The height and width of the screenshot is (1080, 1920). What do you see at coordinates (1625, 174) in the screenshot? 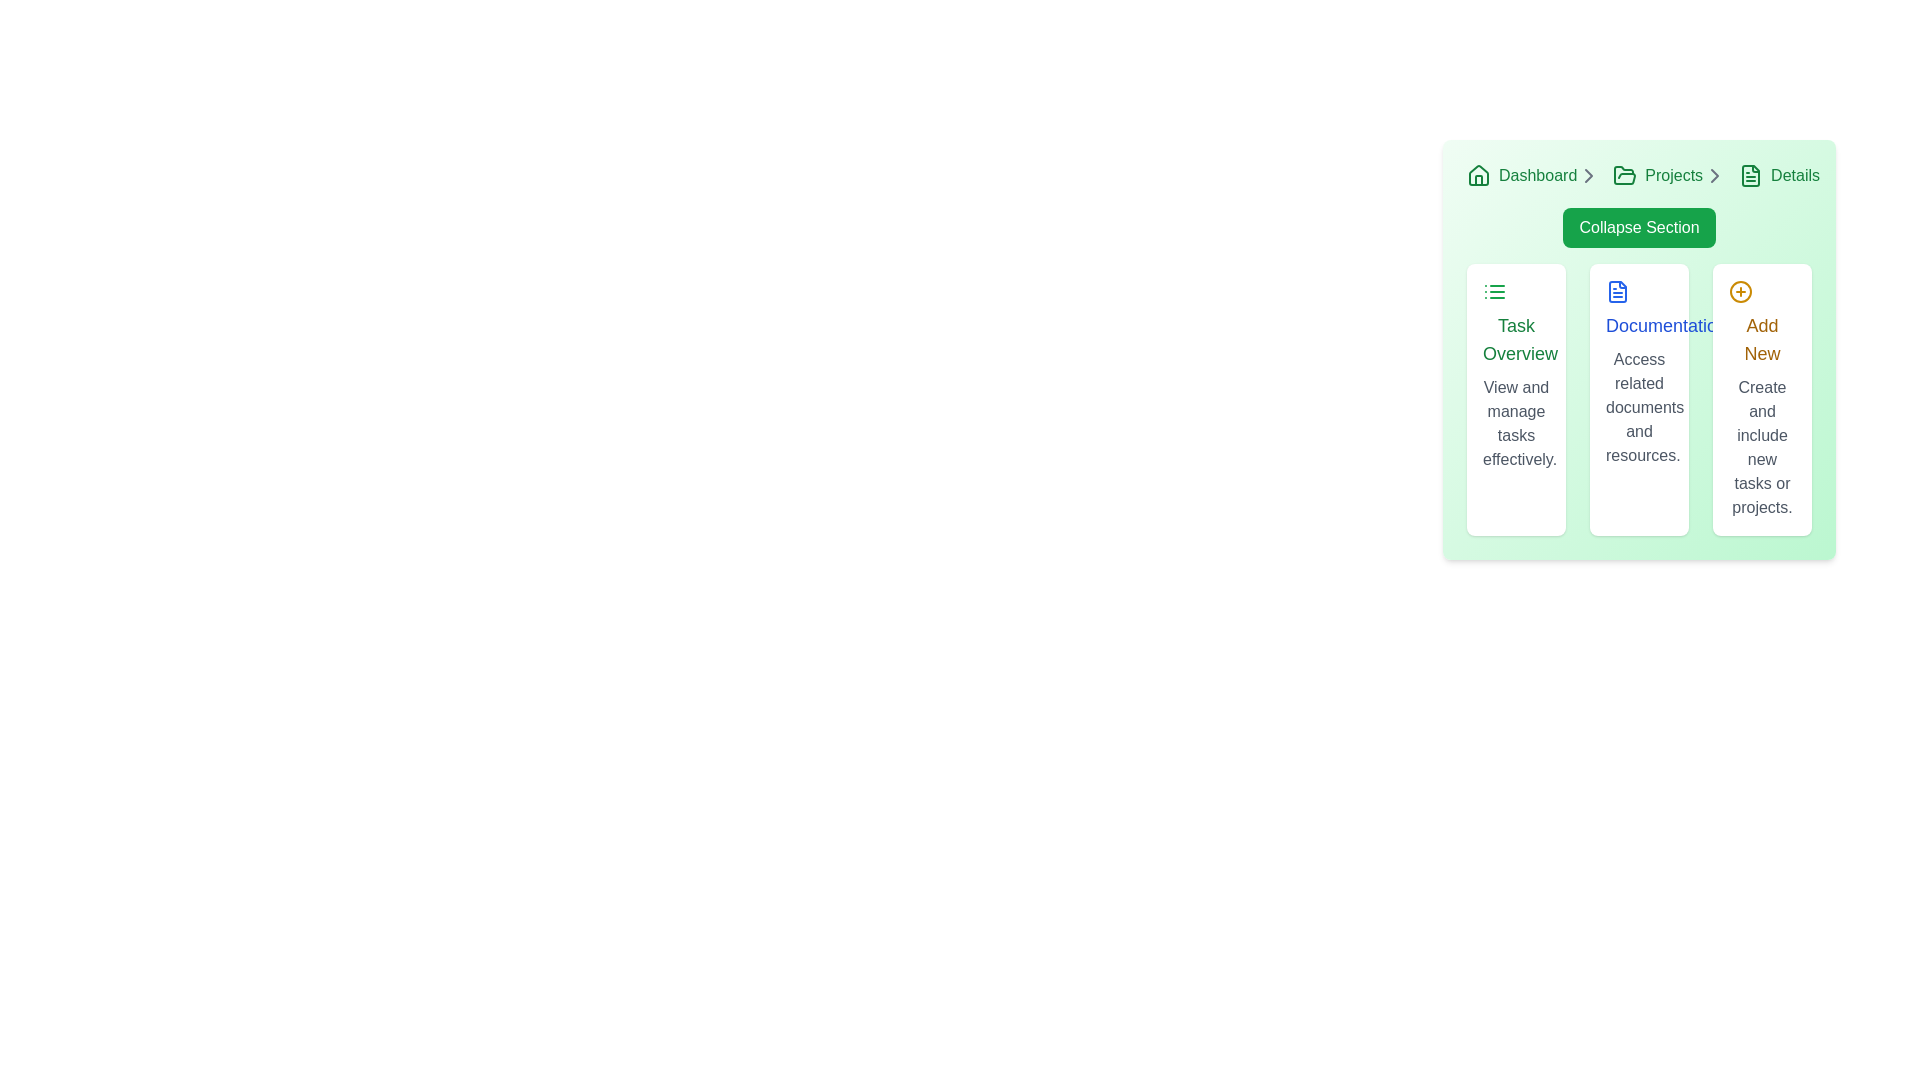
I see `the open folder icon, which is a minimalist green outlined icon located in the second navigational breadcrumb between the 'Home' icon and other icons` at bounding box center [1625, 174].